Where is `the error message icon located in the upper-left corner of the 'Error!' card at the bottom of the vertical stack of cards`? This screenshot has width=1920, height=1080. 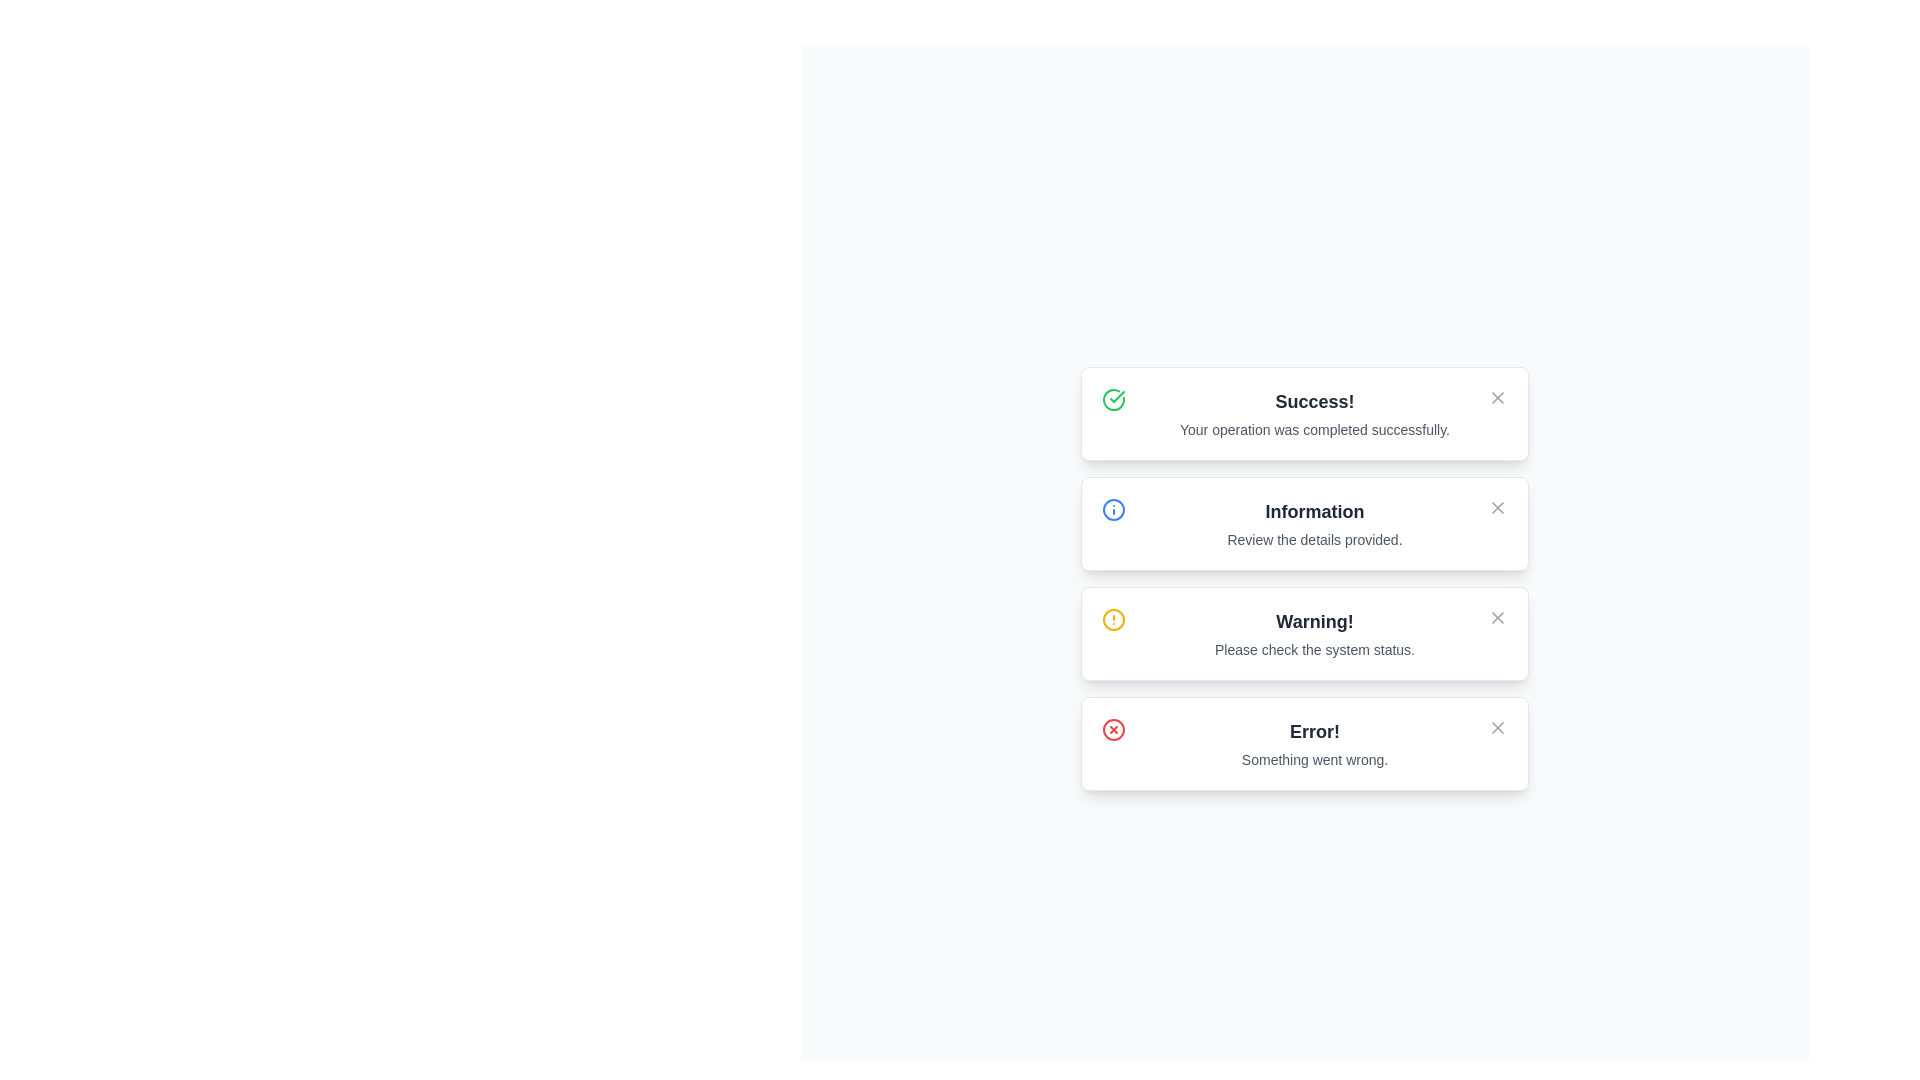
the error message icon located in the upper-left corner of the 'Error!' card at the bottom of the vertical stack of cards is located at coordinates (1112, 729).